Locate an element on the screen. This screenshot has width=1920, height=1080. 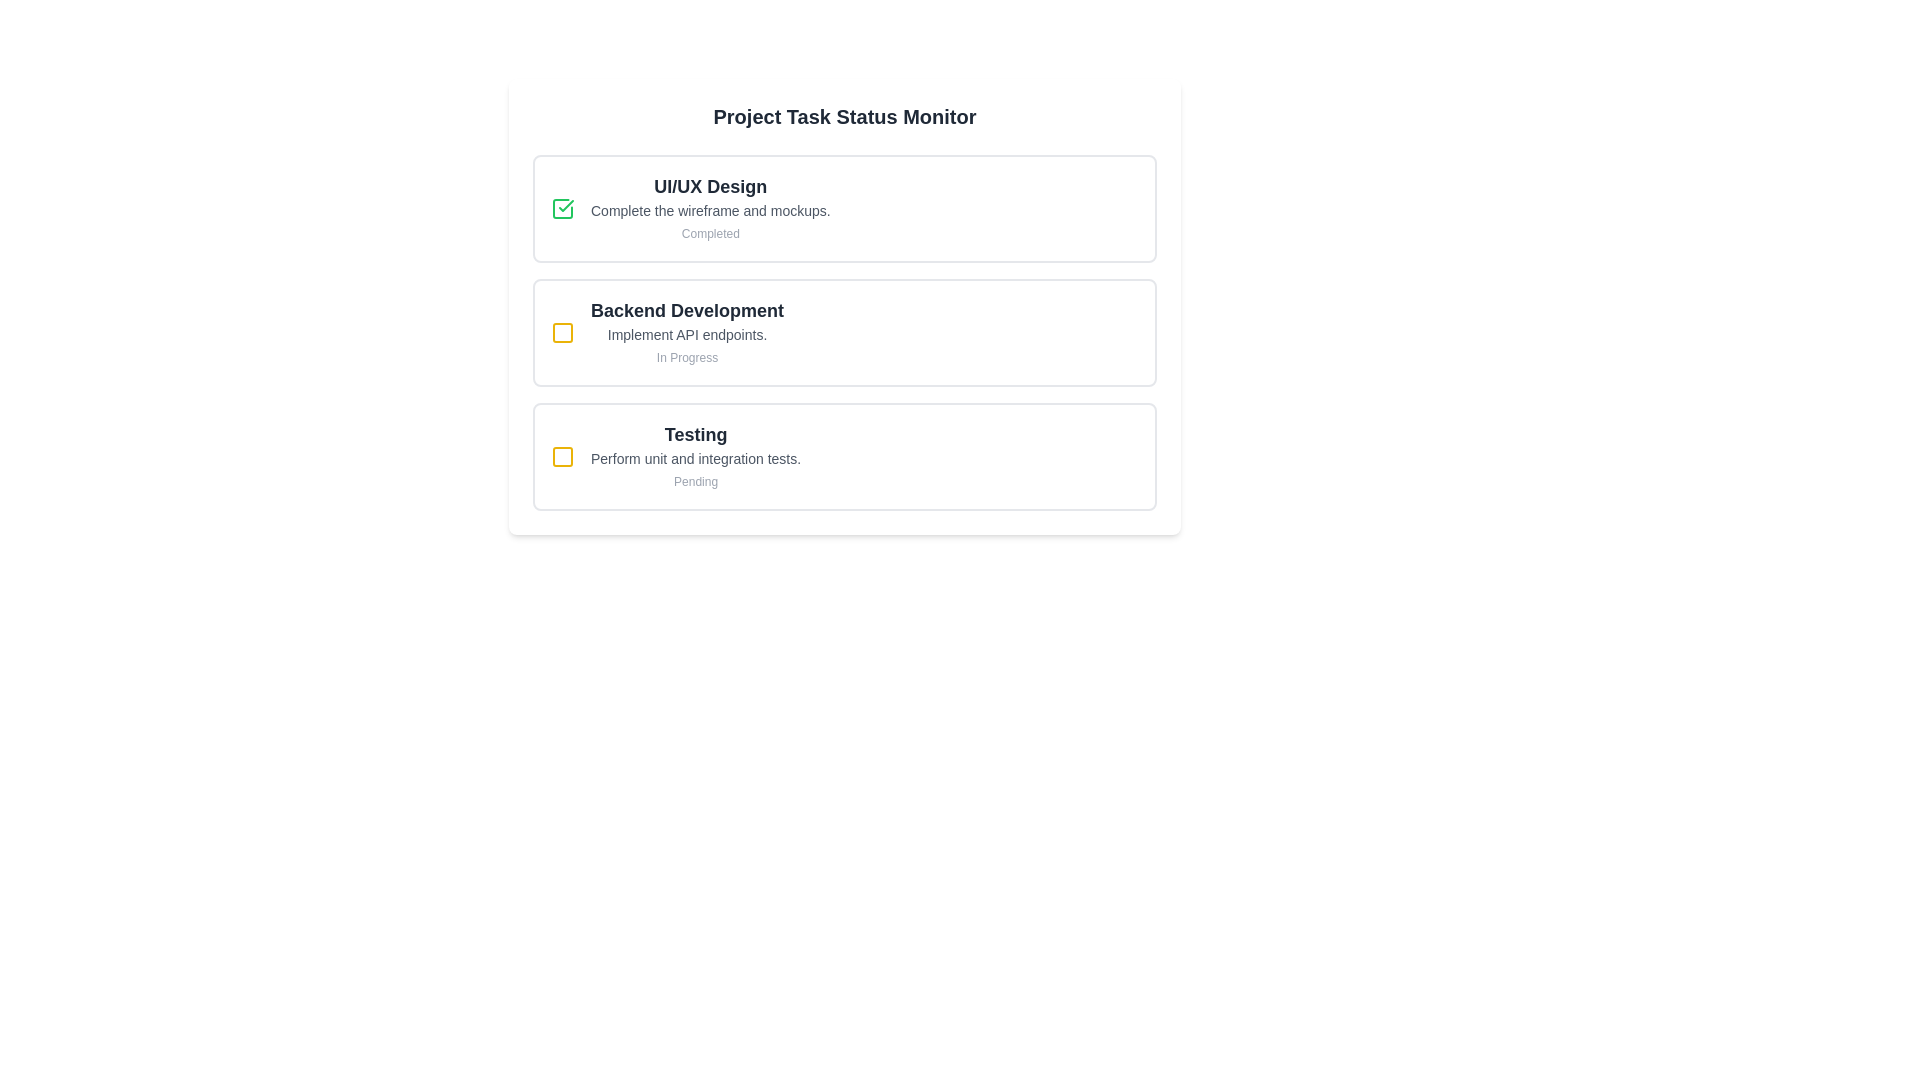
the text label that serves as the title of the second task card in the vertically stacked task list is located at coordinates (687, 311).